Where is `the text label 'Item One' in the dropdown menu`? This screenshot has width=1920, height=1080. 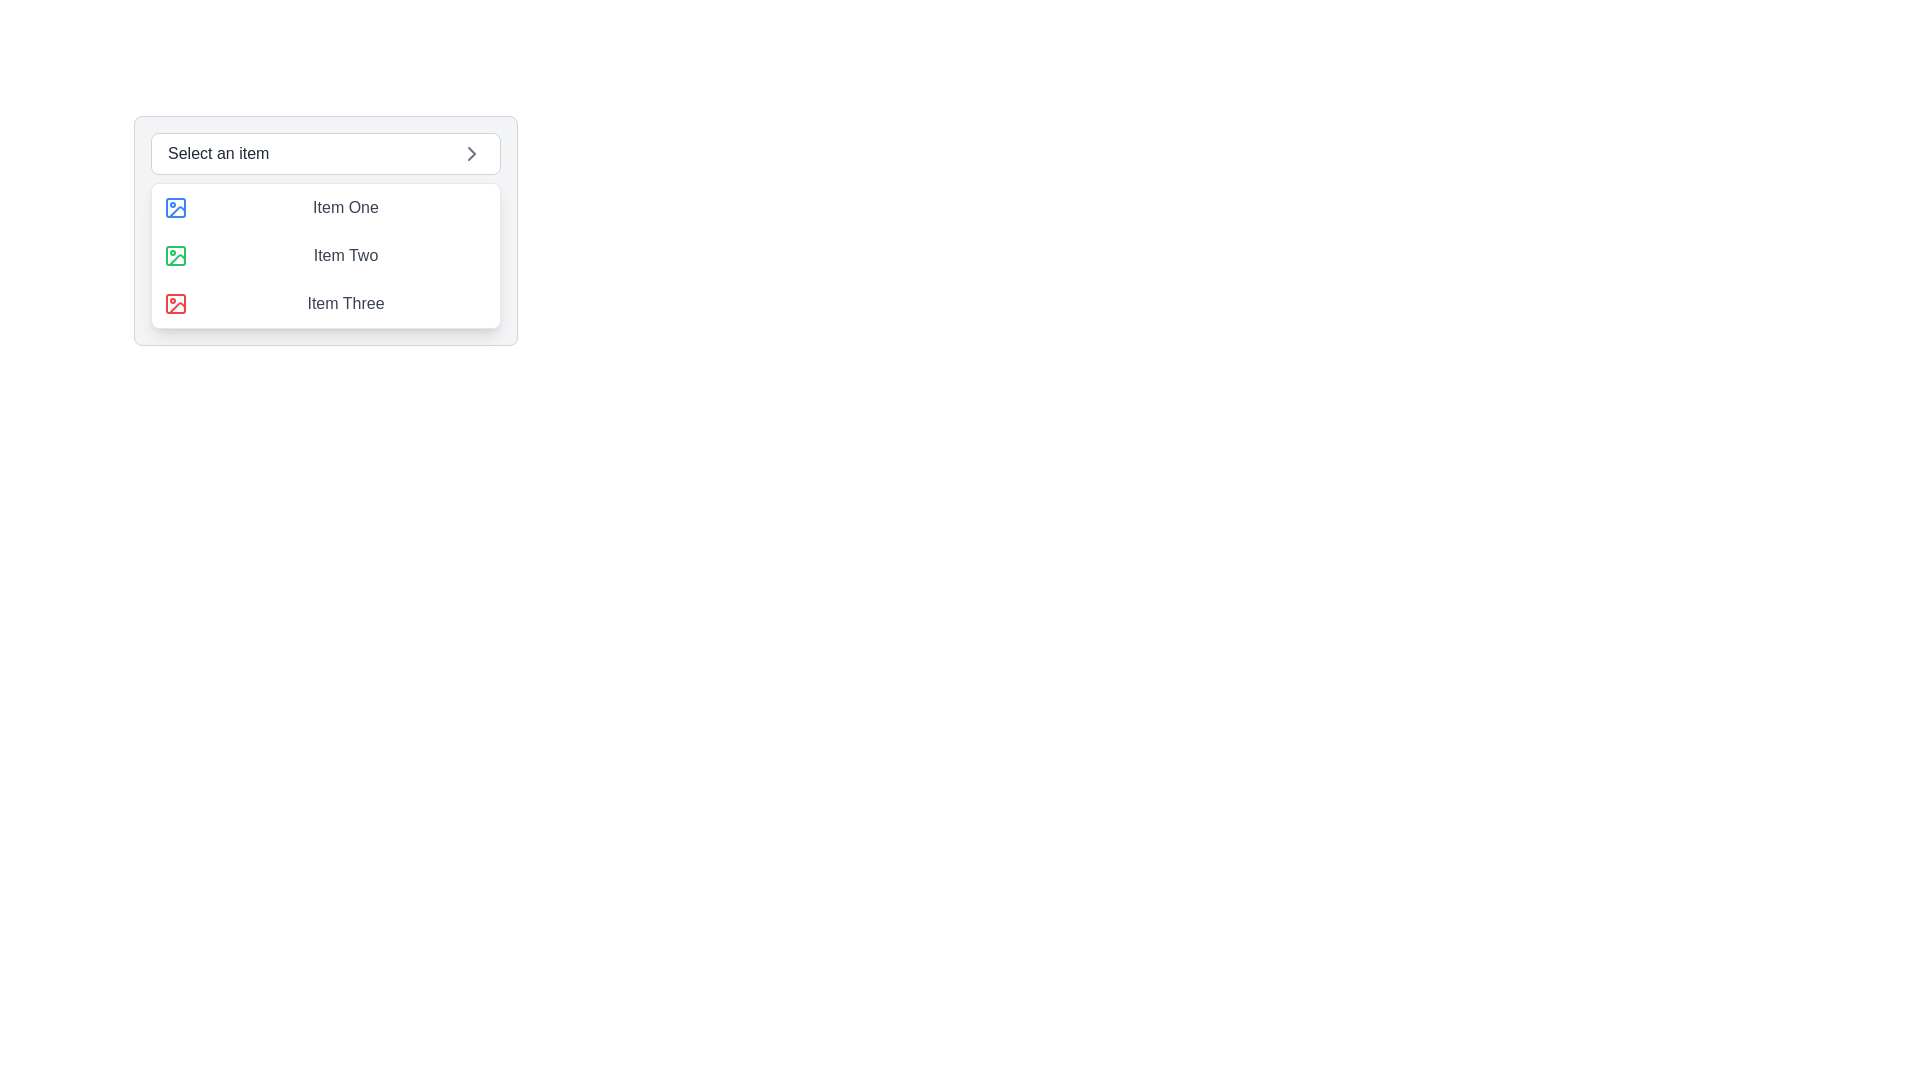
the text label 'Item One' in the dropdown menu is located at coordinates (345, 208).